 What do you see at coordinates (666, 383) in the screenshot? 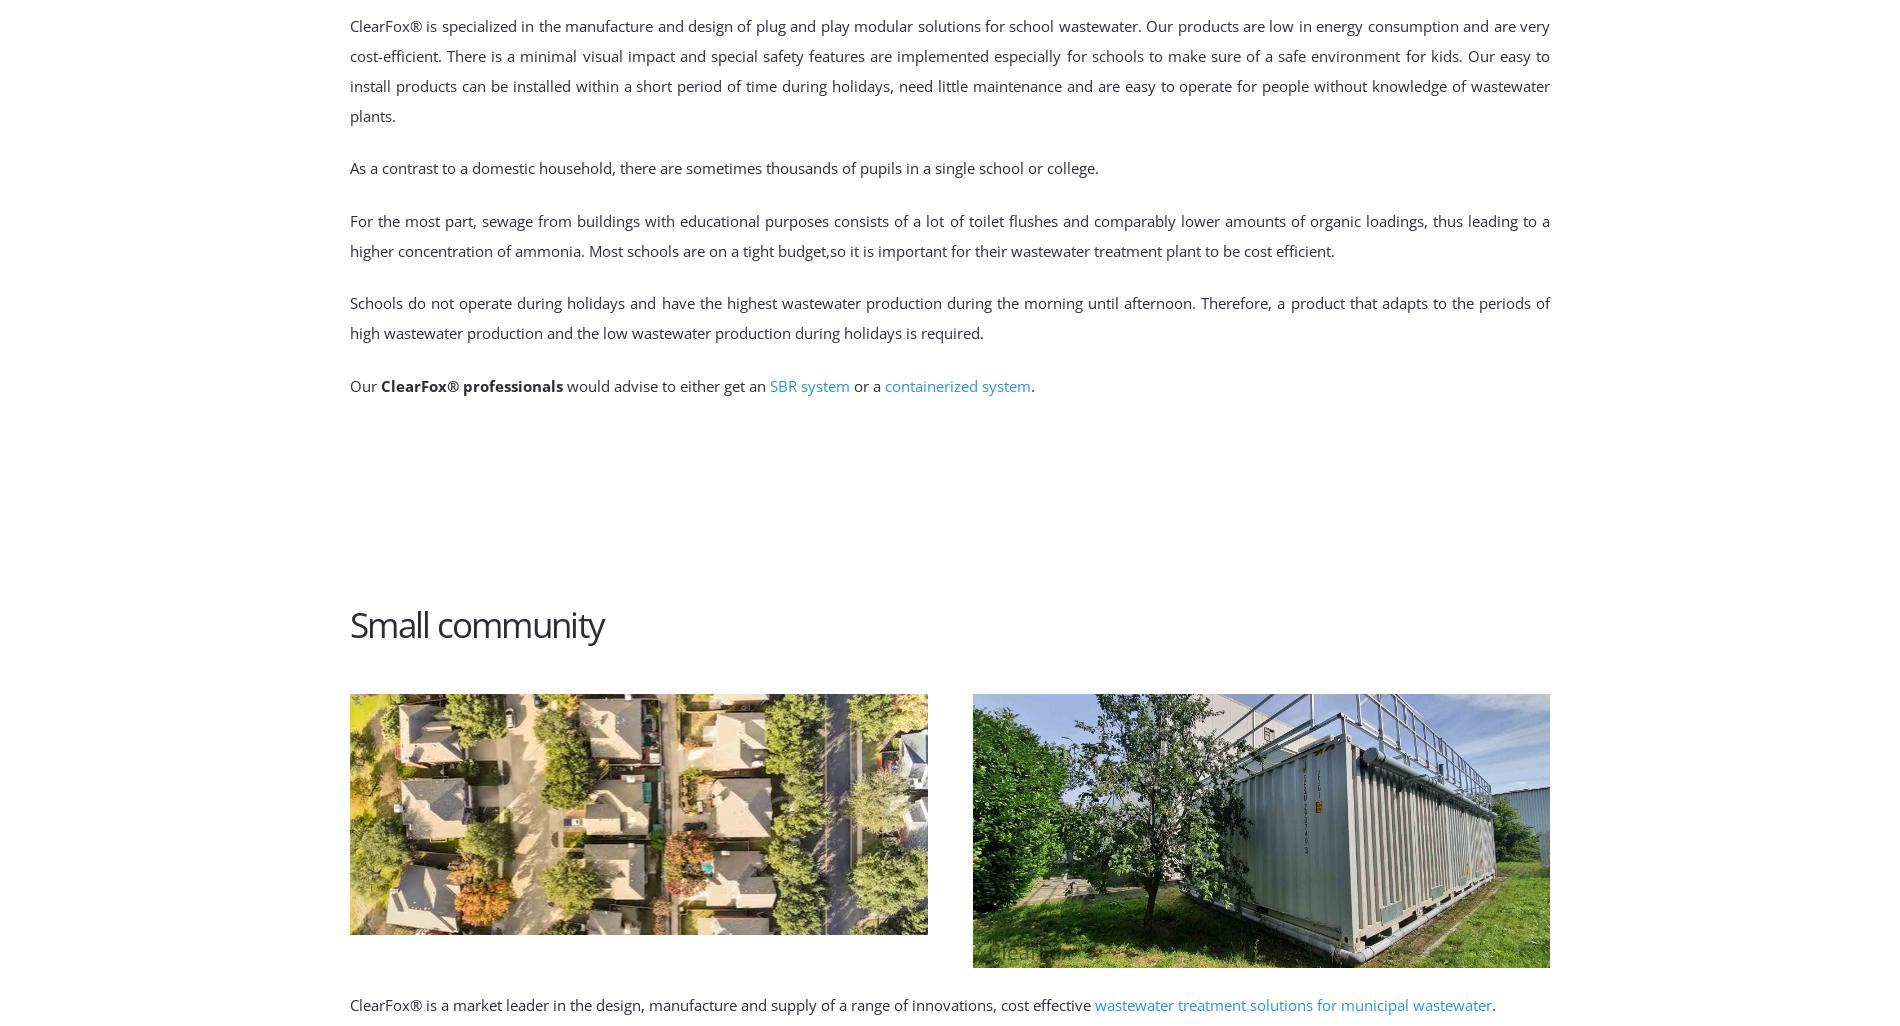
I see `'would advise to either get an'` at bounding box center [666, 383].